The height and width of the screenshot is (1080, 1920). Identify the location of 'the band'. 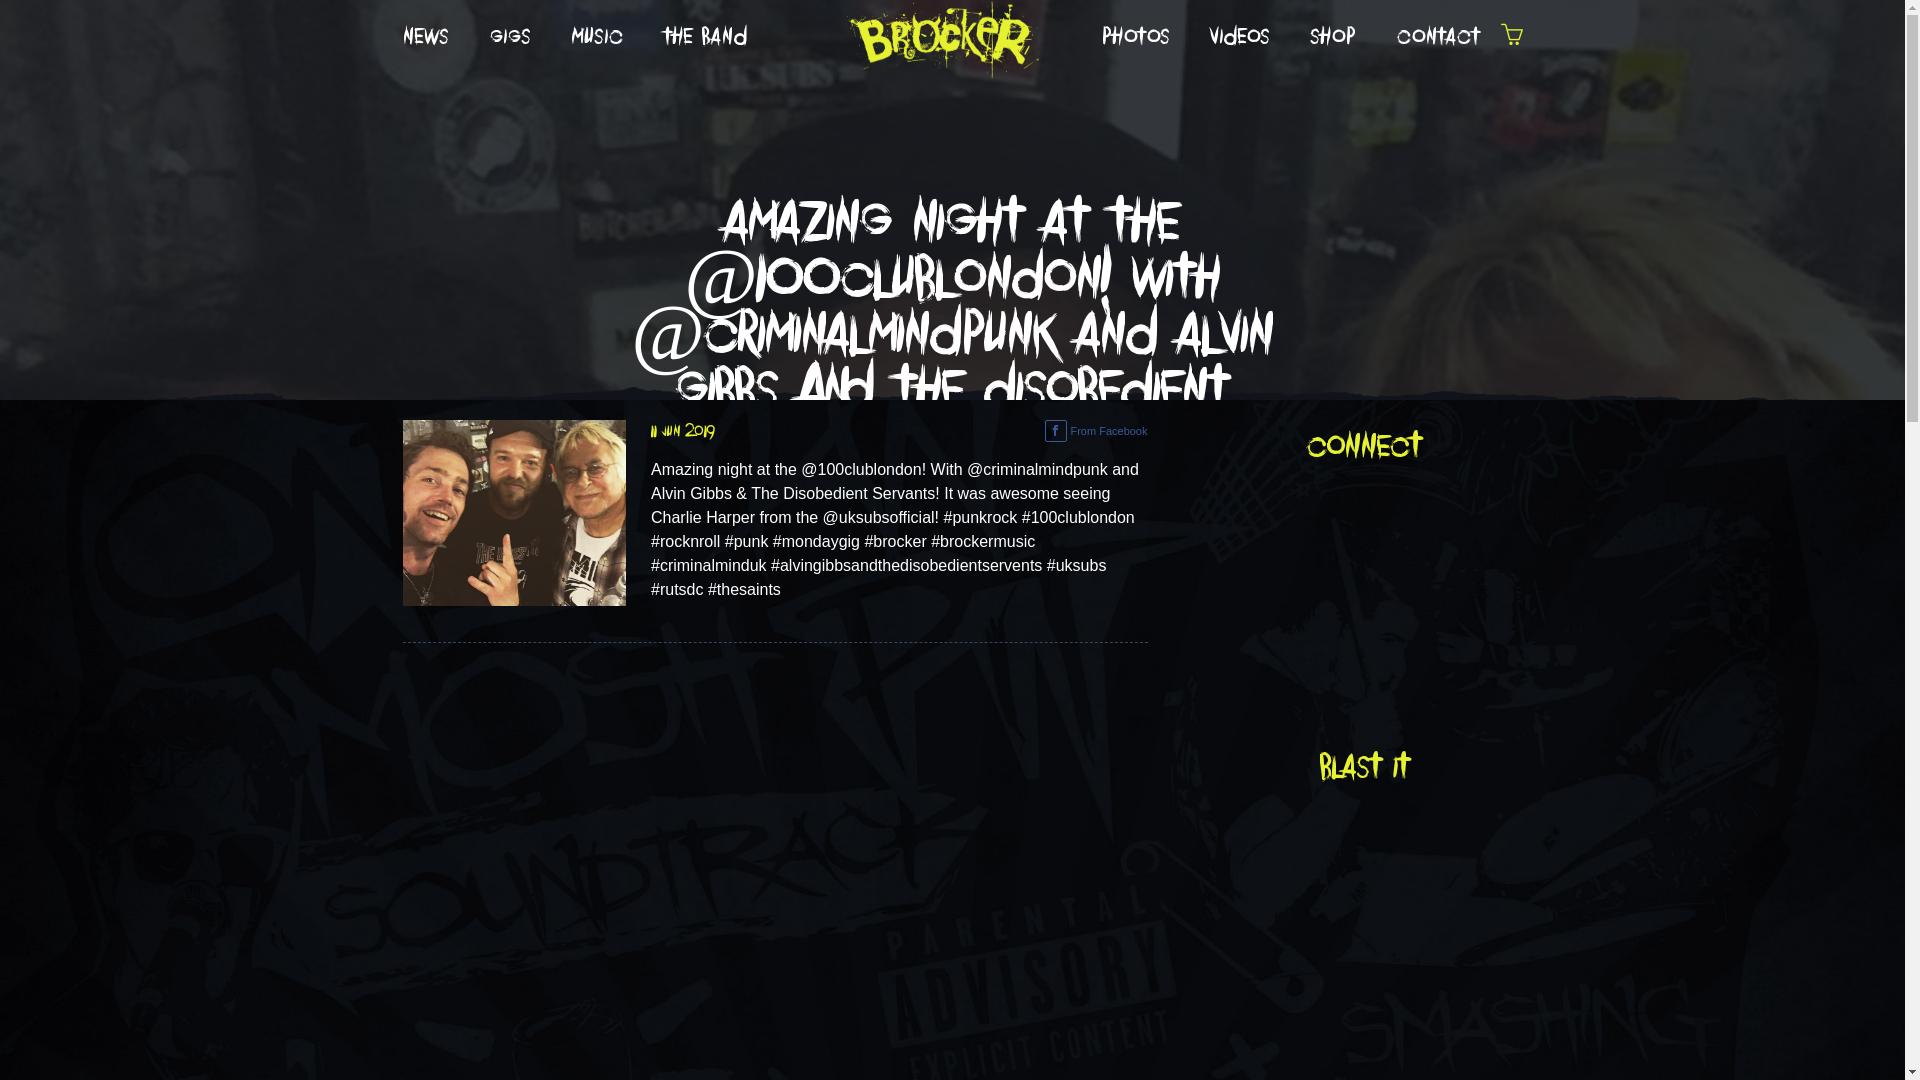
(705, 37).